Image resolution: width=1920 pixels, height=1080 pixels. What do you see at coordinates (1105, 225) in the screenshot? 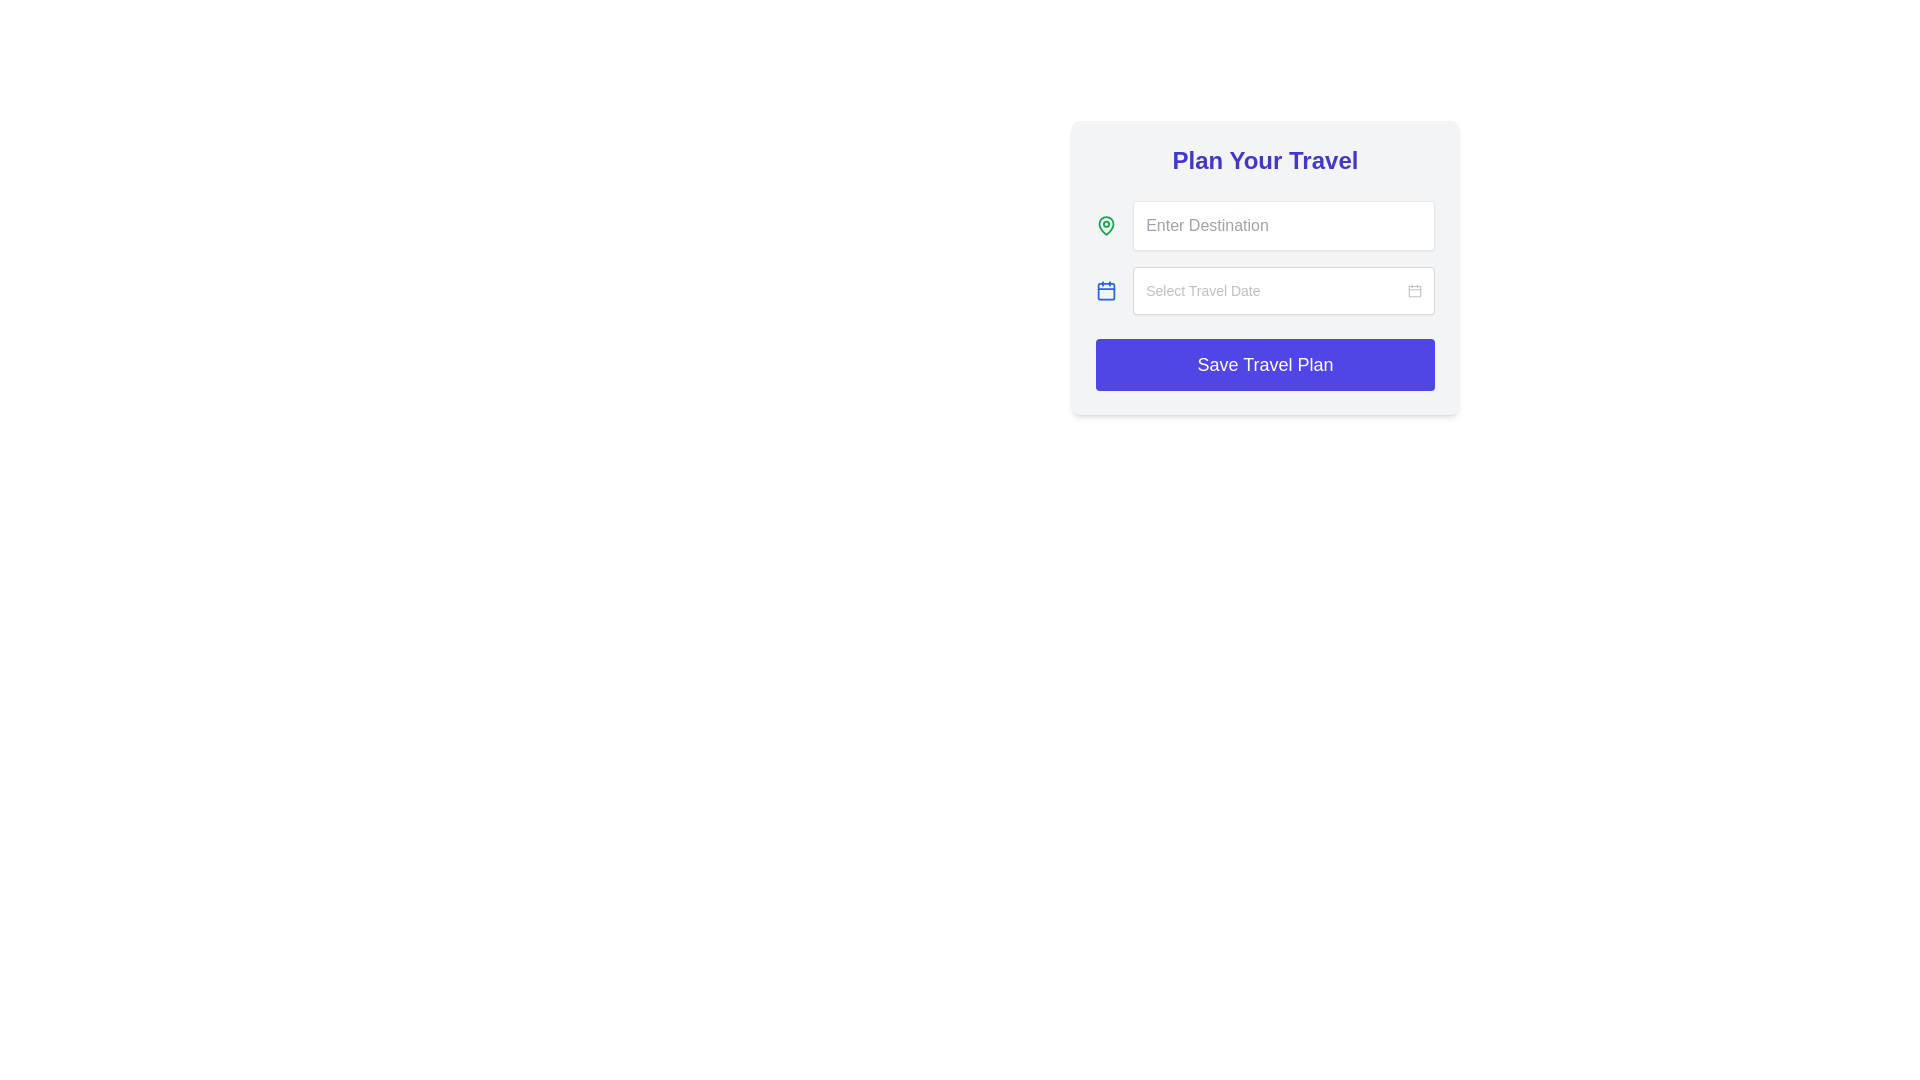
I see `the green outlined pin-like icon located to the left of the 'Enter Destination' input field` at bounding box center [1105, 225].